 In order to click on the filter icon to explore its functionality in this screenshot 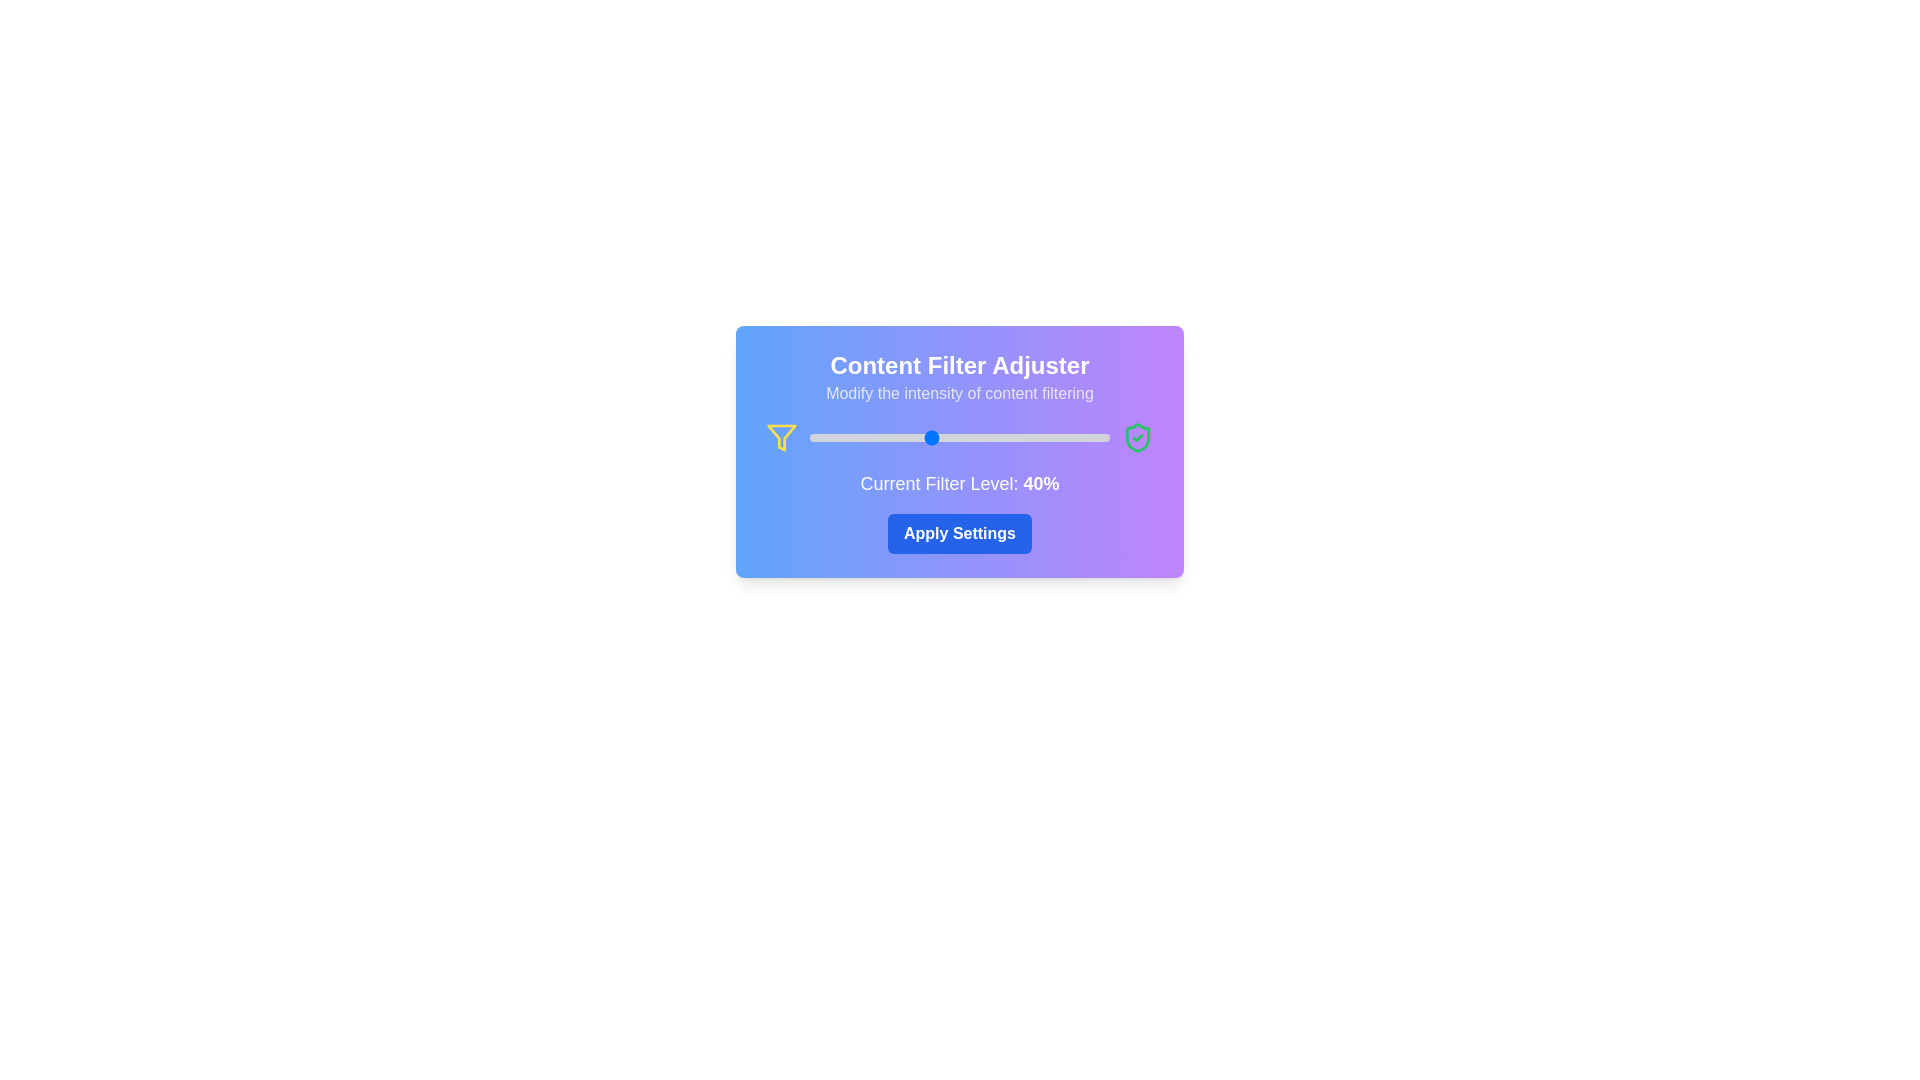, I will do `click(781, 437)`.